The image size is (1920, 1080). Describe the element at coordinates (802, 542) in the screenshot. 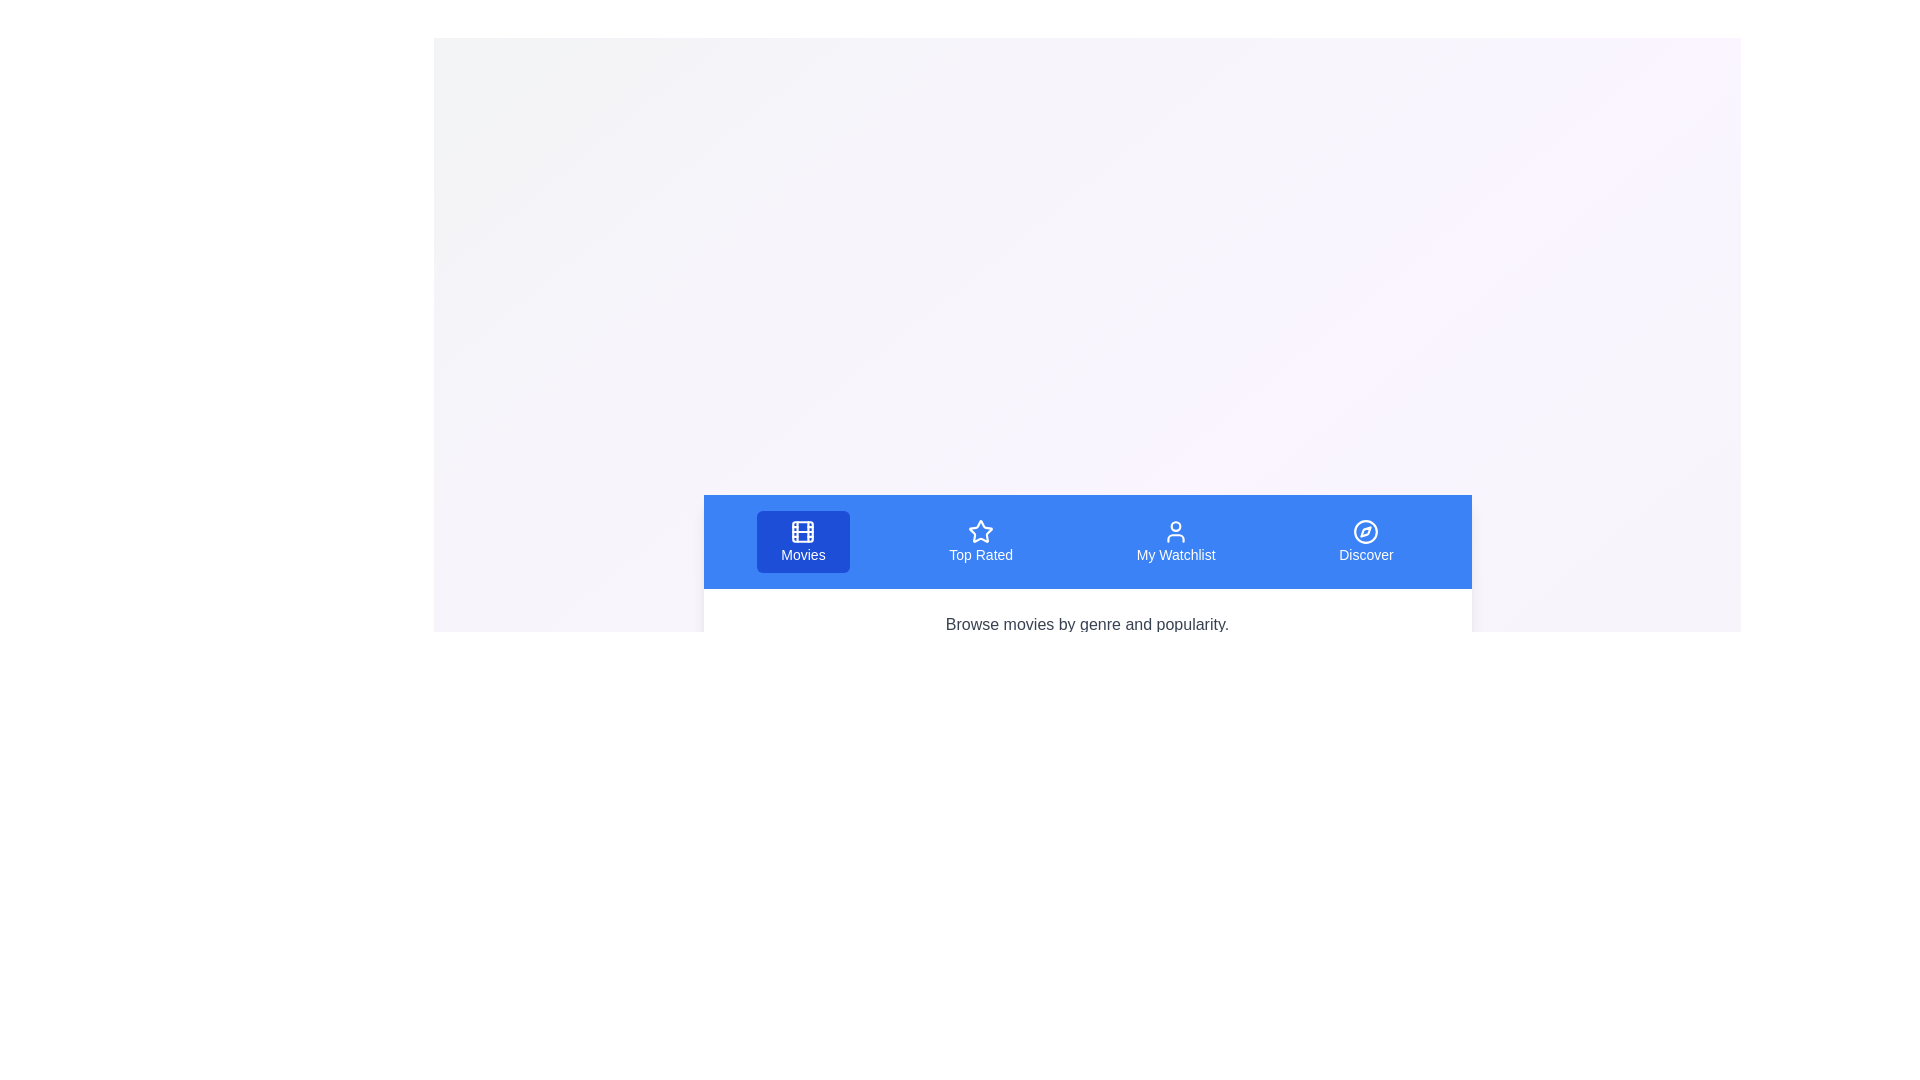

I see `the tab labeled 'Movies' to see its hover effect` at that location.